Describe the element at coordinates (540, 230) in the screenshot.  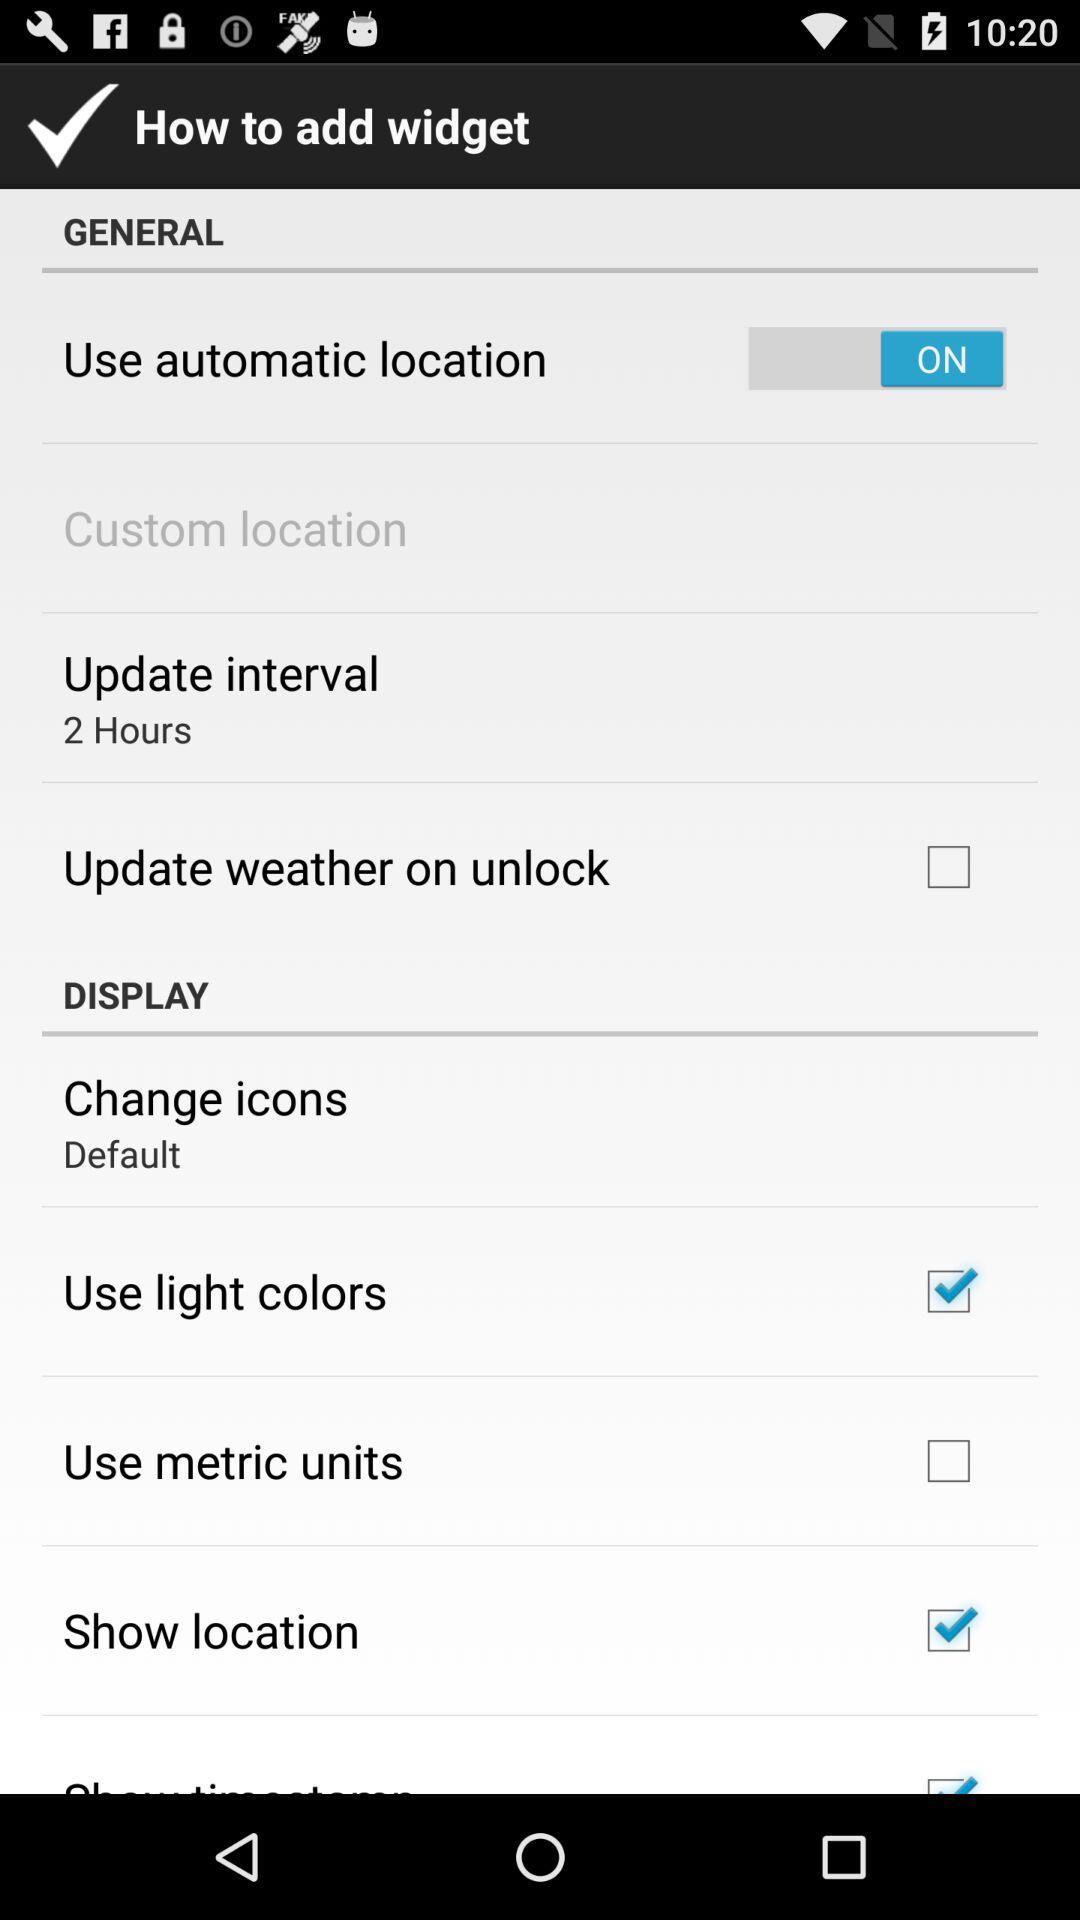
I see `general item` at that location.